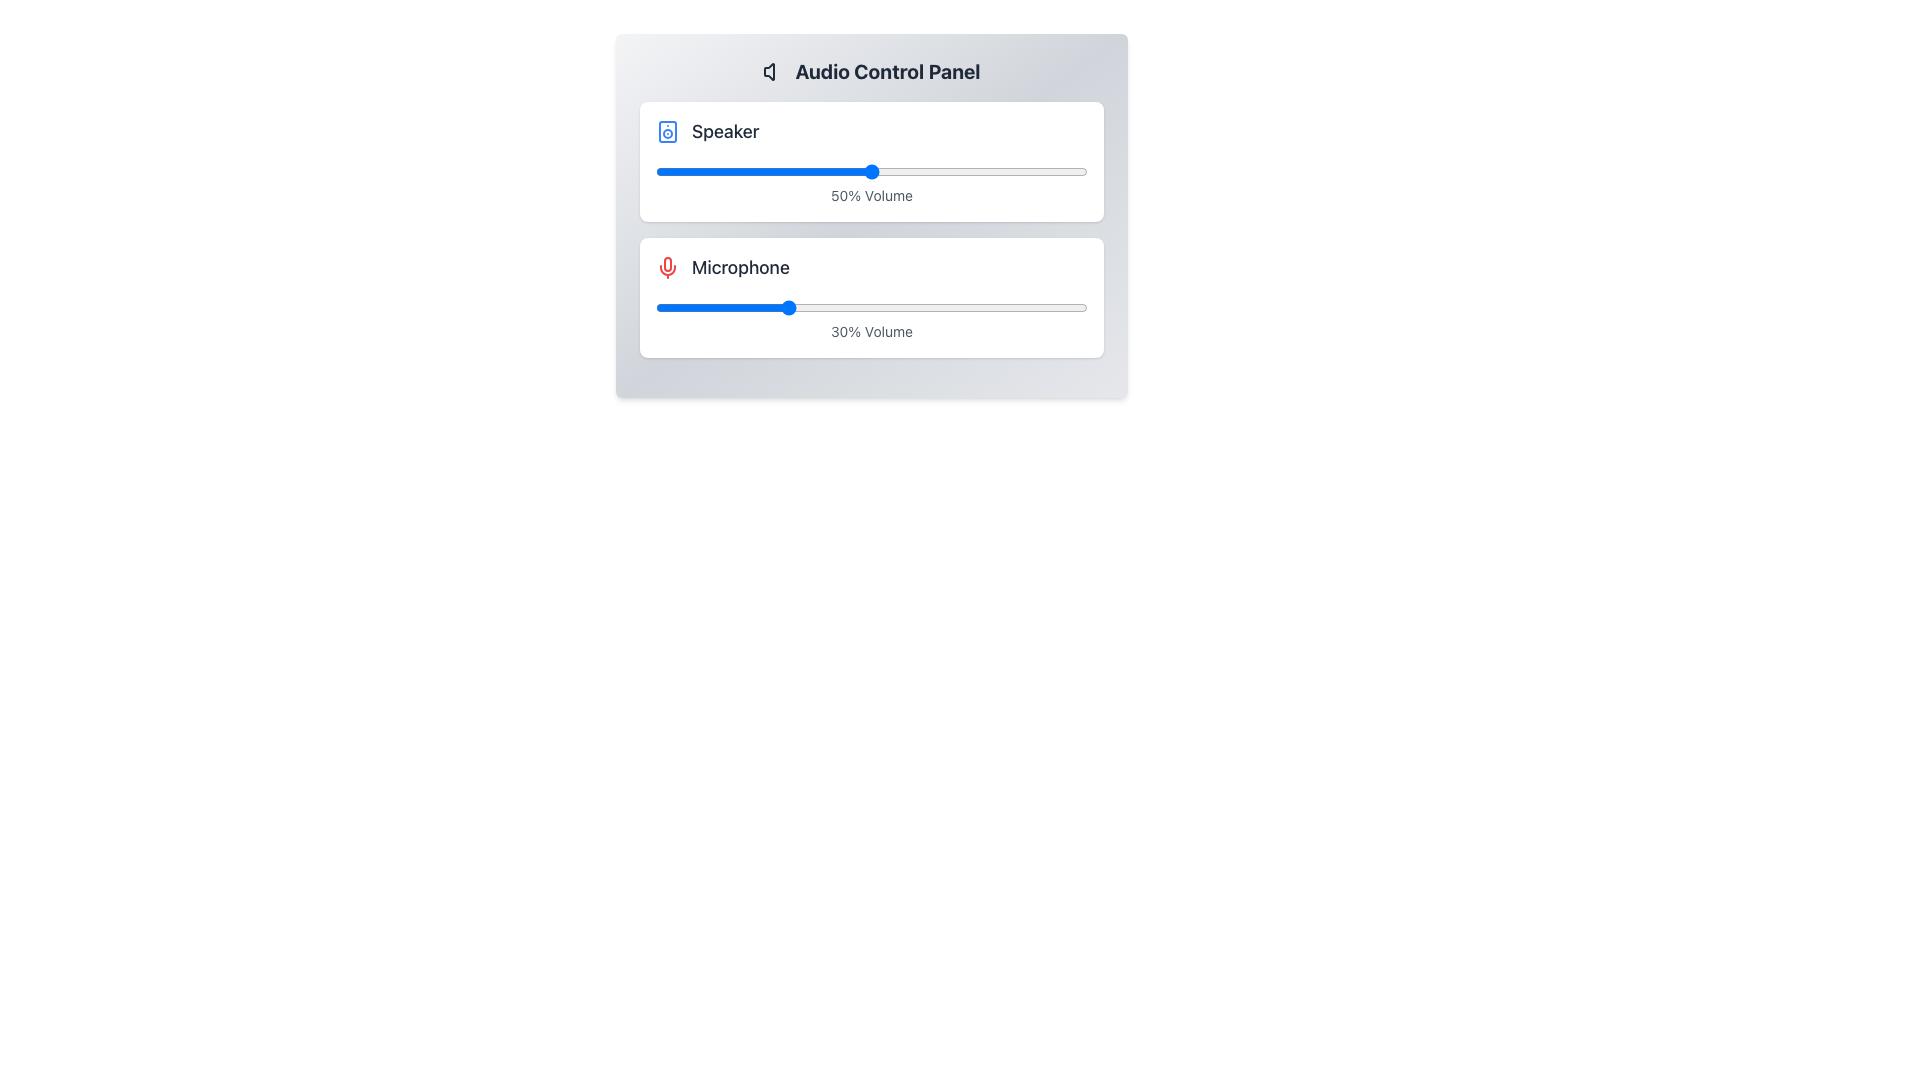 The width and height of the screenshot is (1920, 1080). What do you see at coordinates (872, 308) in the screenshot?
I see `the Range Slider in the 'Microphone' section of the 'Audio Control Panel'` at bounding box center [872, 308].